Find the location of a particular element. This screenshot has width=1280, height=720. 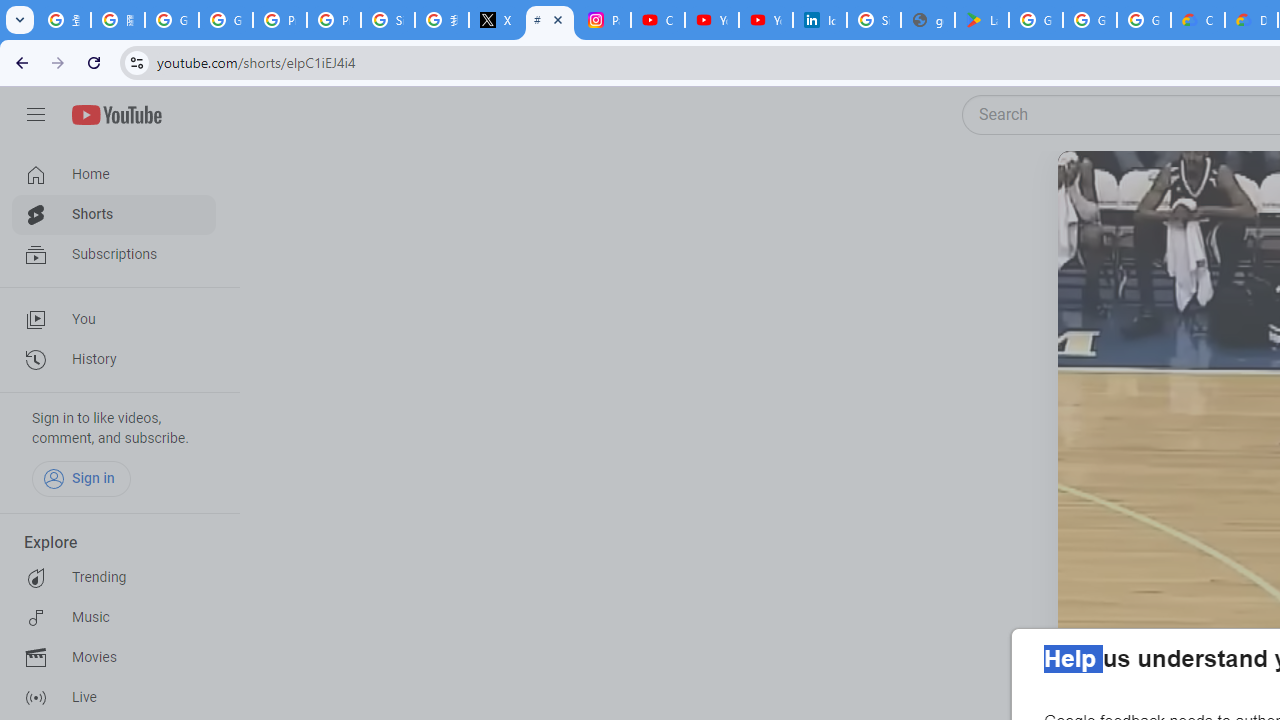

'Movies' is located at coordinates (112, 658).